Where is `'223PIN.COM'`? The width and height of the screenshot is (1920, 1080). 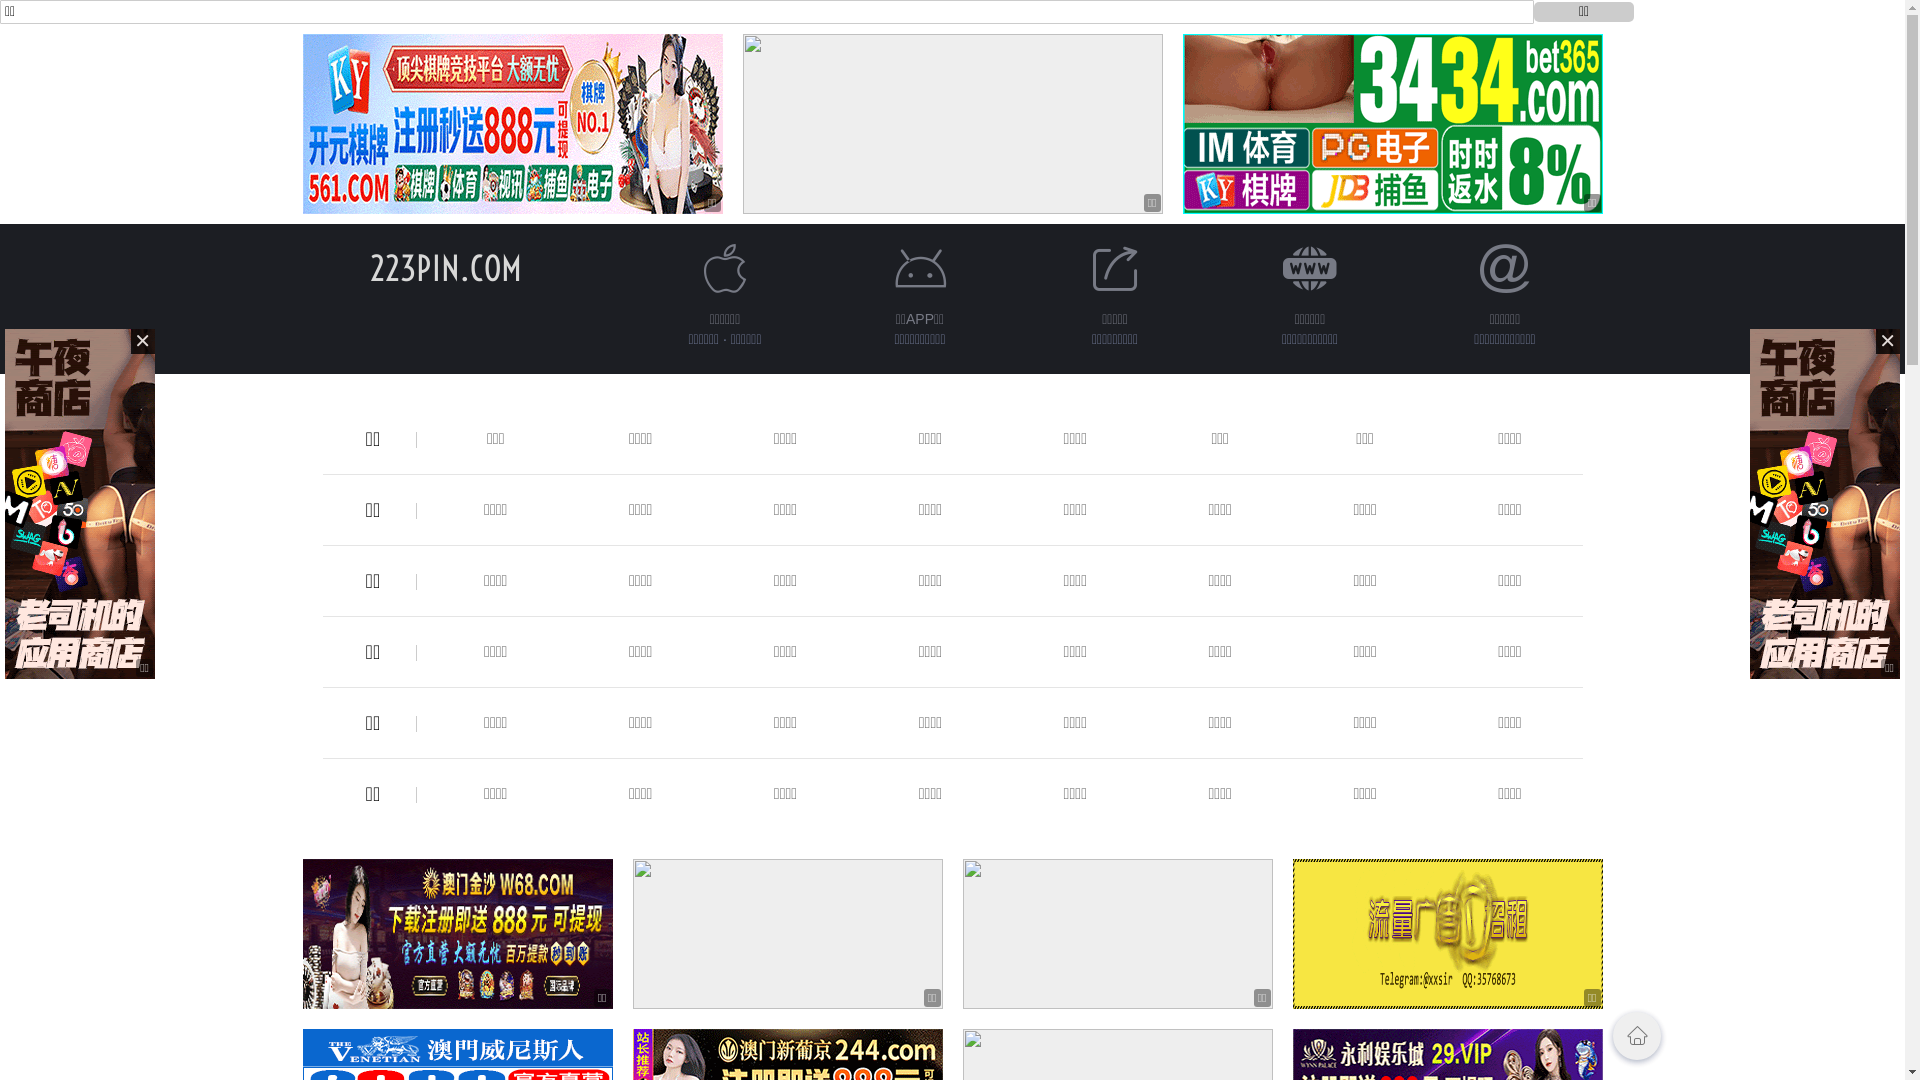 '223PIN.COM' is located at coordinates (445, 267).